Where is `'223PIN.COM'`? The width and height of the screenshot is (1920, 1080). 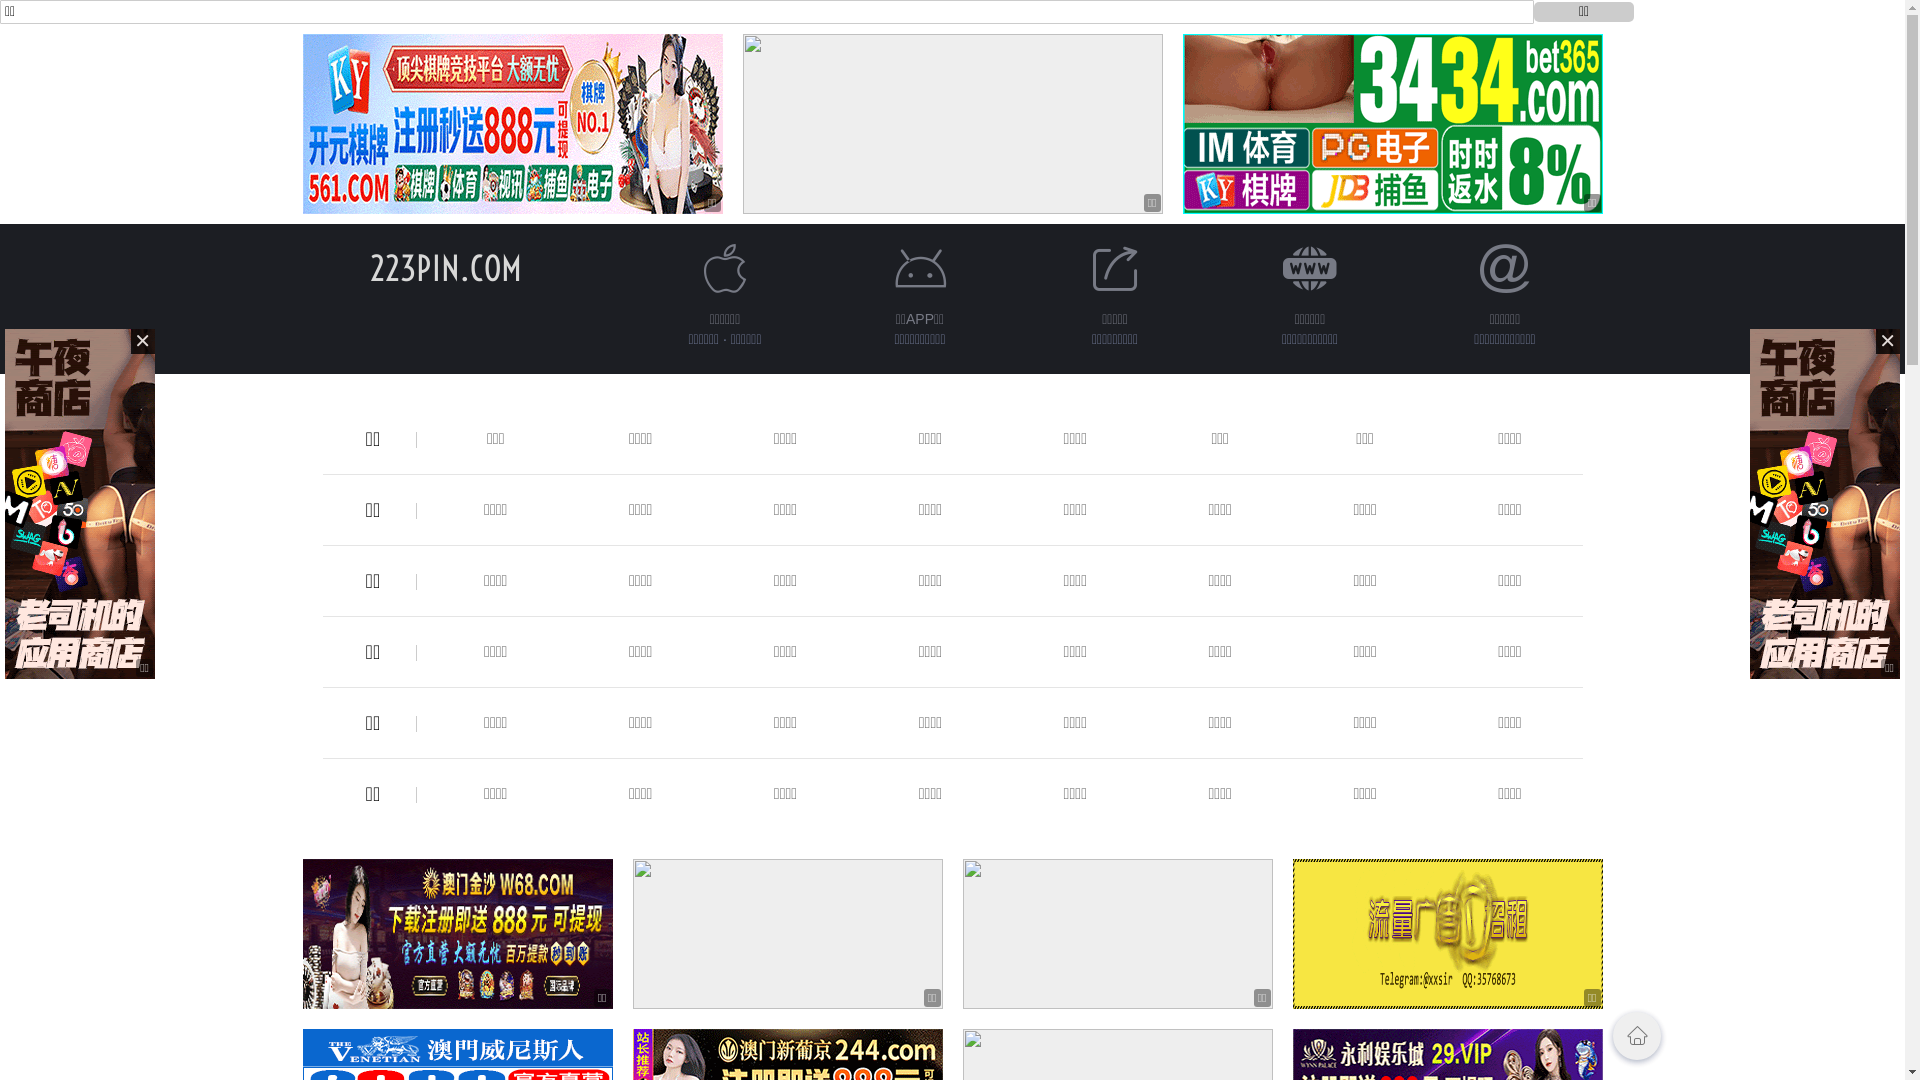 '223PIN.COM' is located at coordinates (445, 267).